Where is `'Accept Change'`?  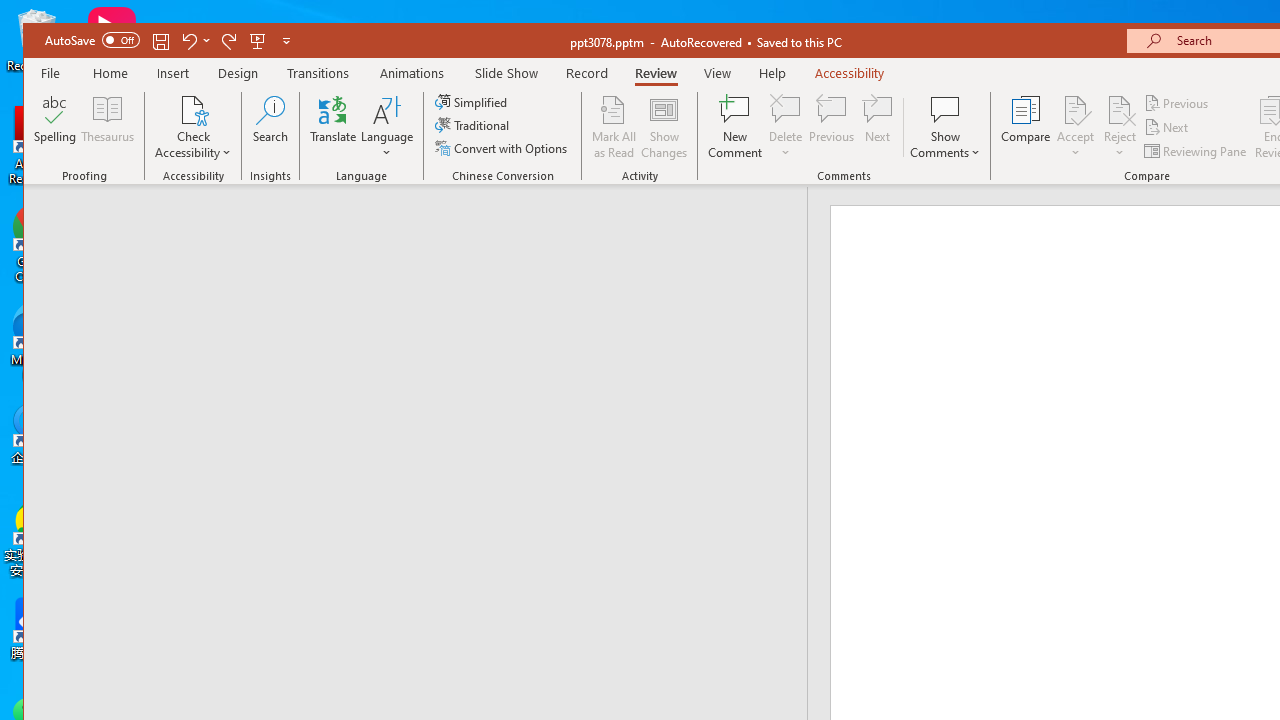
'Accept Change' is located at coordinates (1074, 109).